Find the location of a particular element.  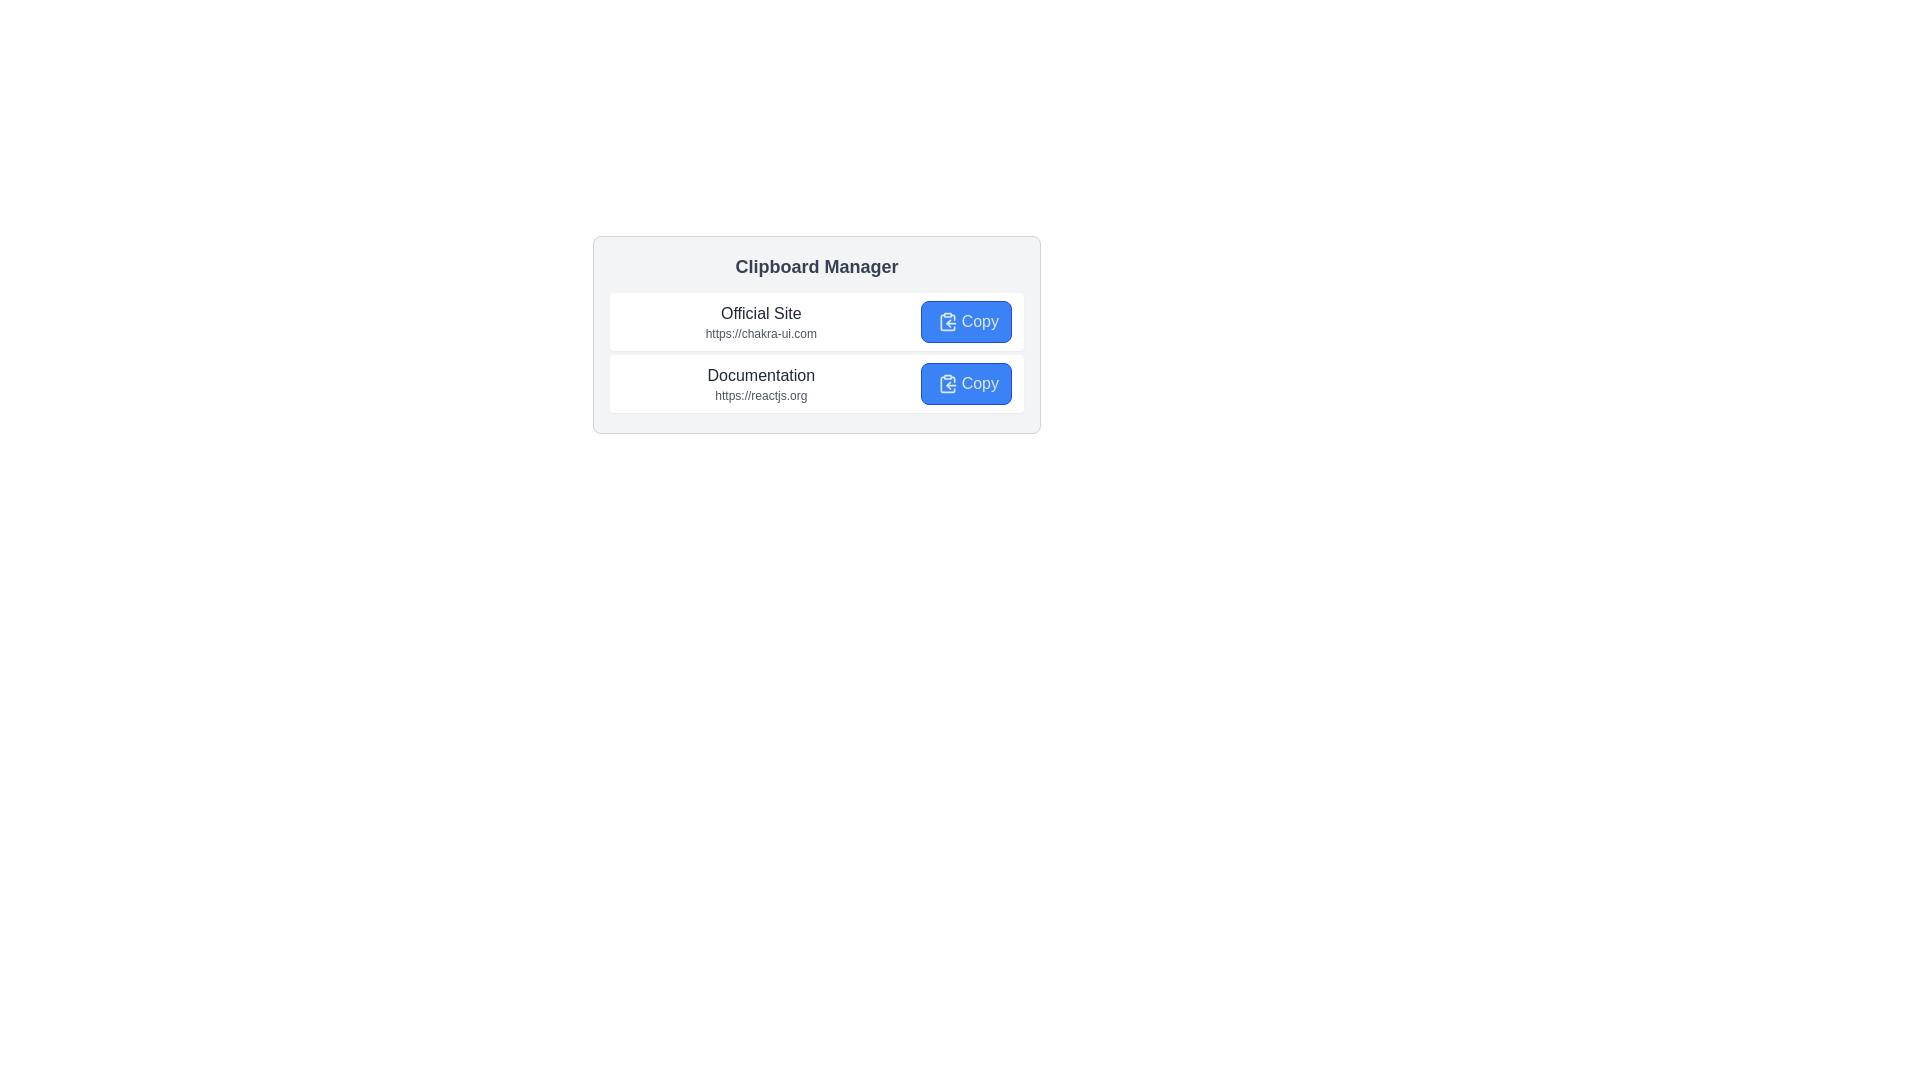

the text label displaying 'Documentation' in the Clipboard Manager card layout, located in the second row and aligned to the left is located at coordinates (760, 375).